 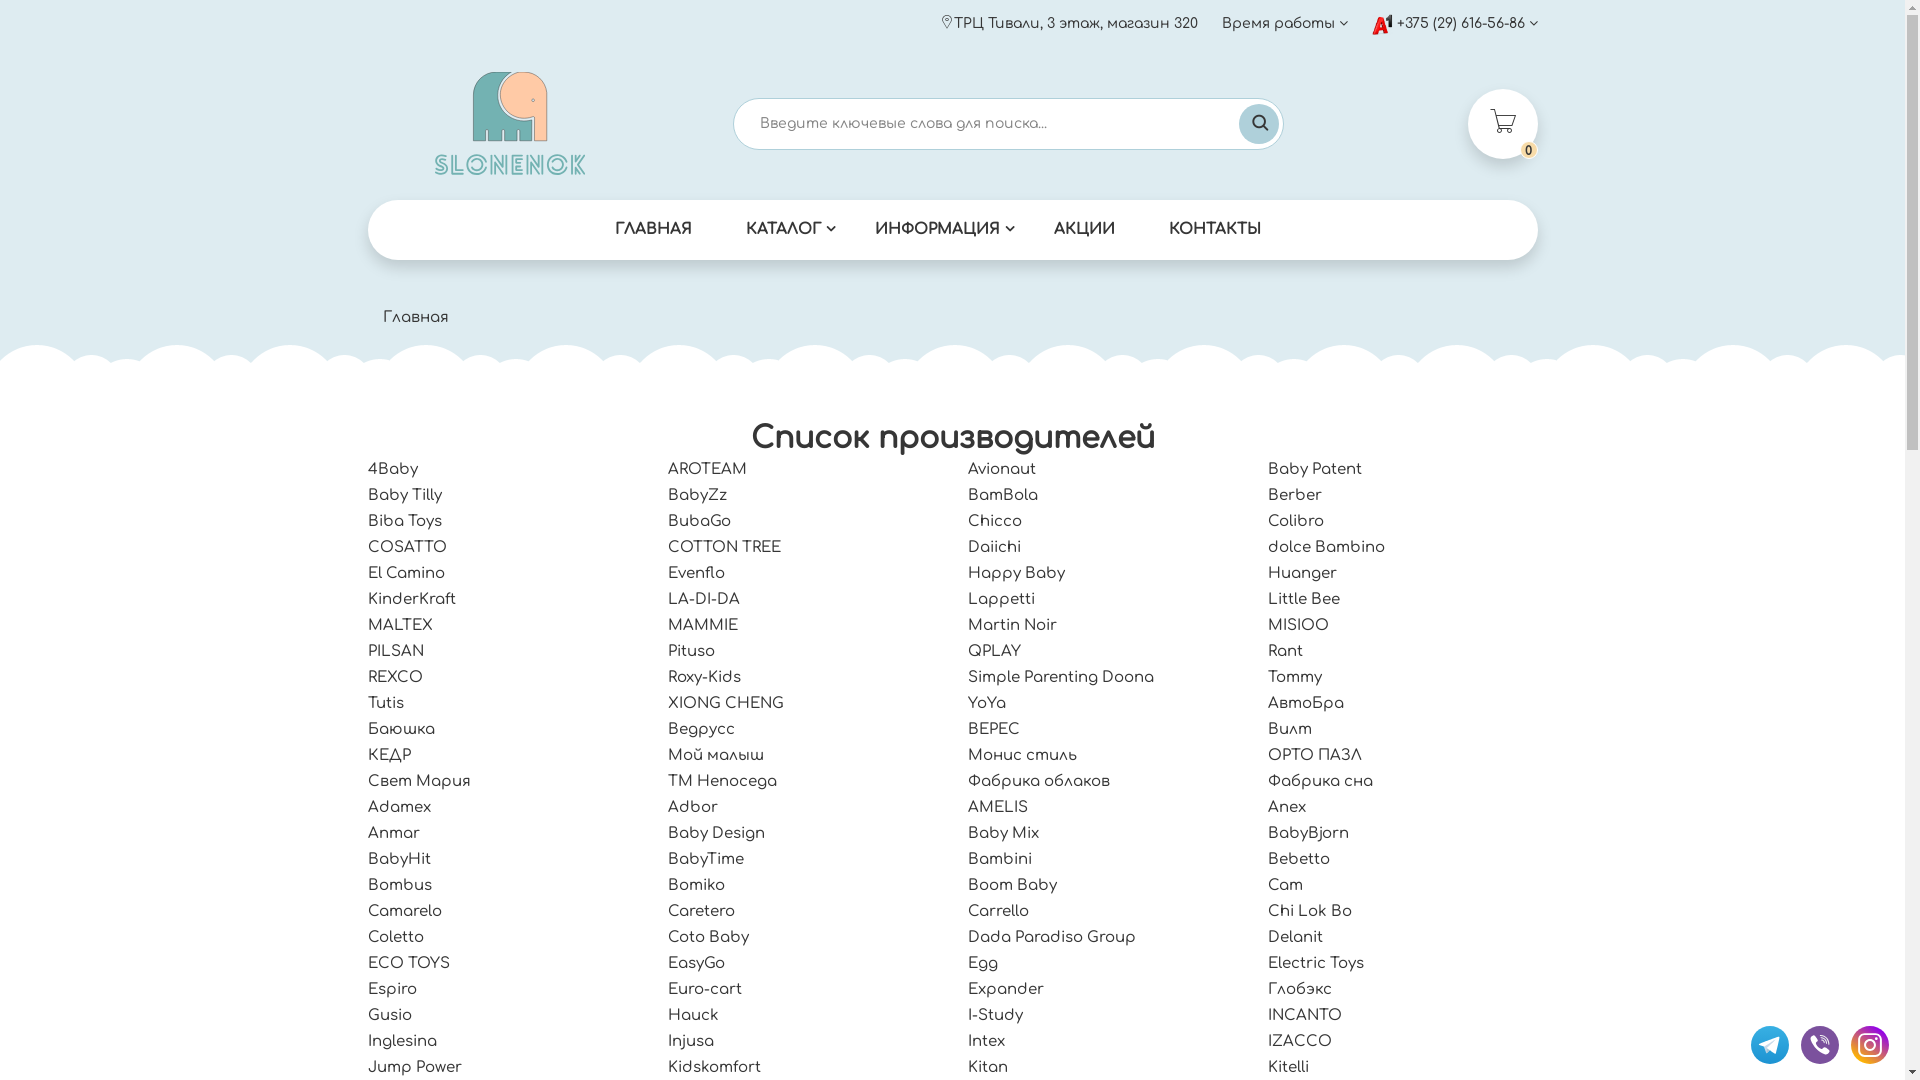 I want to click on 'MISIOO', so click(x=1298, y=624).